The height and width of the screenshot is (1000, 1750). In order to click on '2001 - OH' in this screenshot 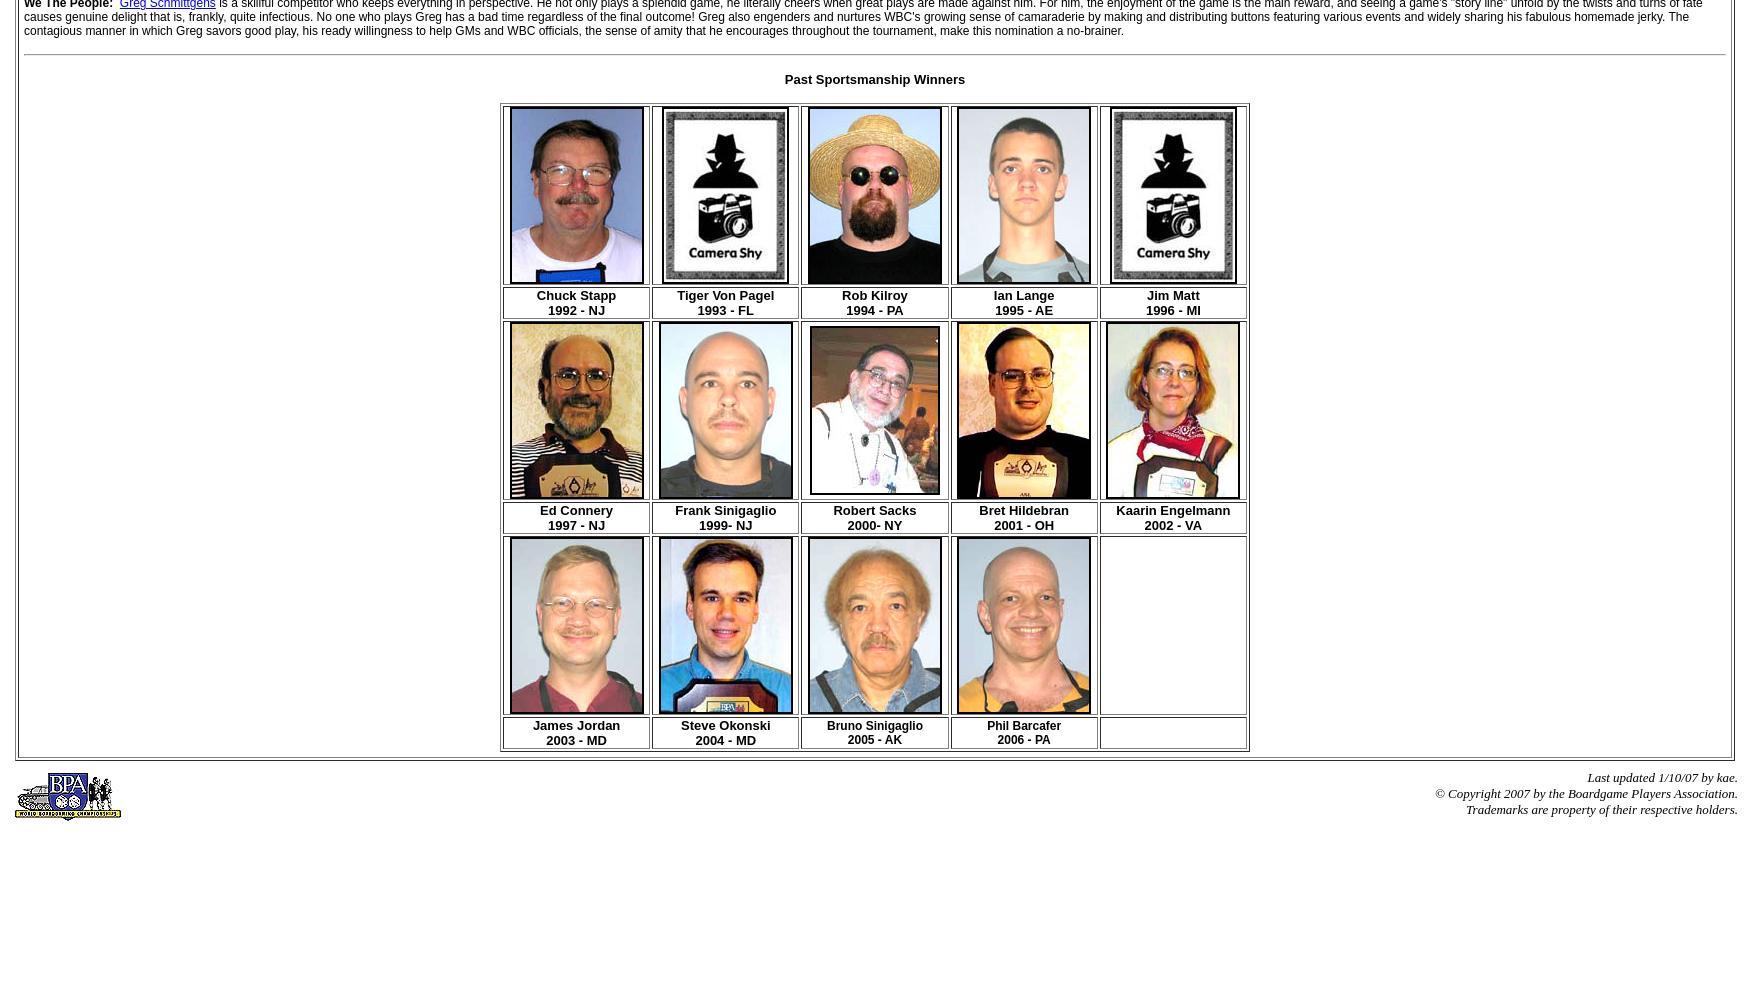, I will do `click(993, 525)`.